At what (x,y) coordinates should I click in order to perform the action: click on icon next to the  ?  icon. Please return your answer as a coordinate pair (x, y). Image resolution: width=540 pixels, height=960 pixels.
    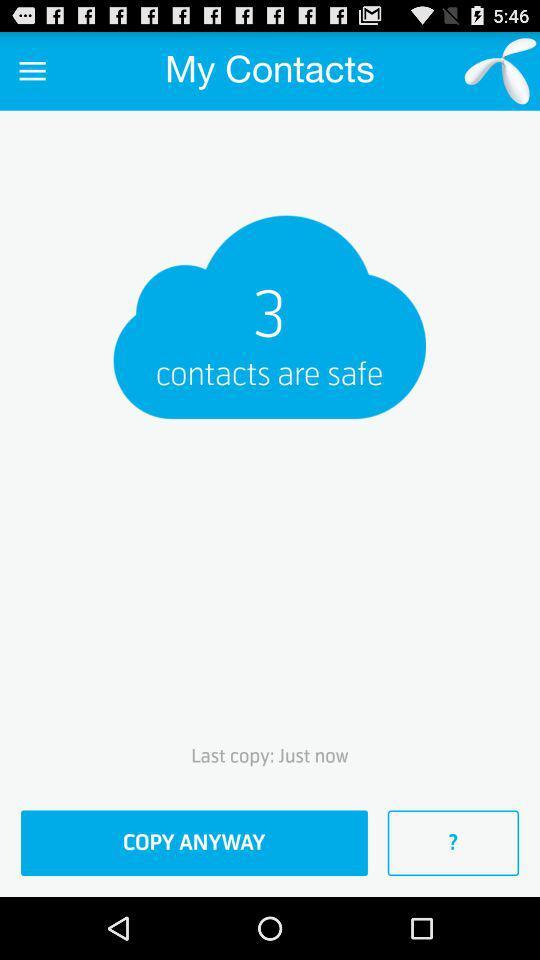
    Looking at the image, I should click on (194, 842).